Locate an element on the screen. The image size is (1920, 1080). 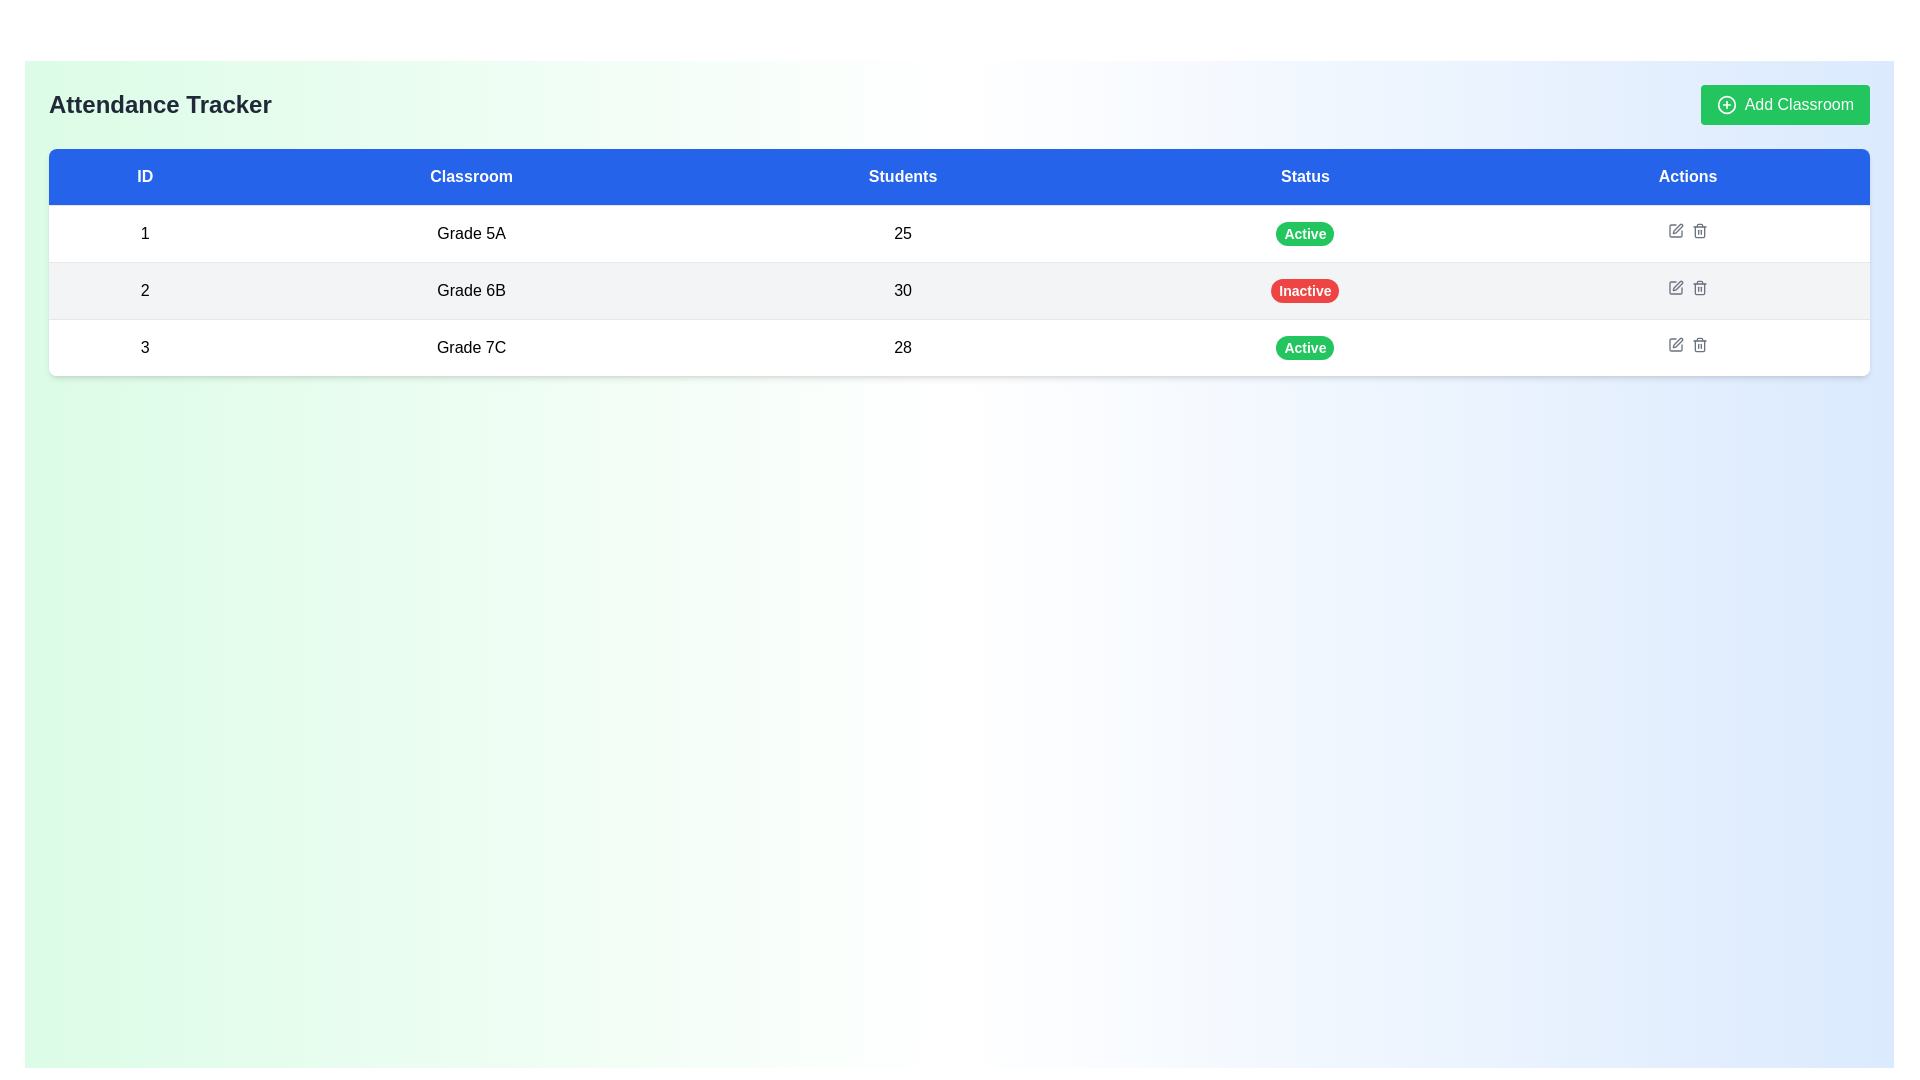
the 'Active' status indicator badge with a green background located in the 'Status' column of the first row, aligned with 'Grade 5A' is located at coordinates (1305, 233).